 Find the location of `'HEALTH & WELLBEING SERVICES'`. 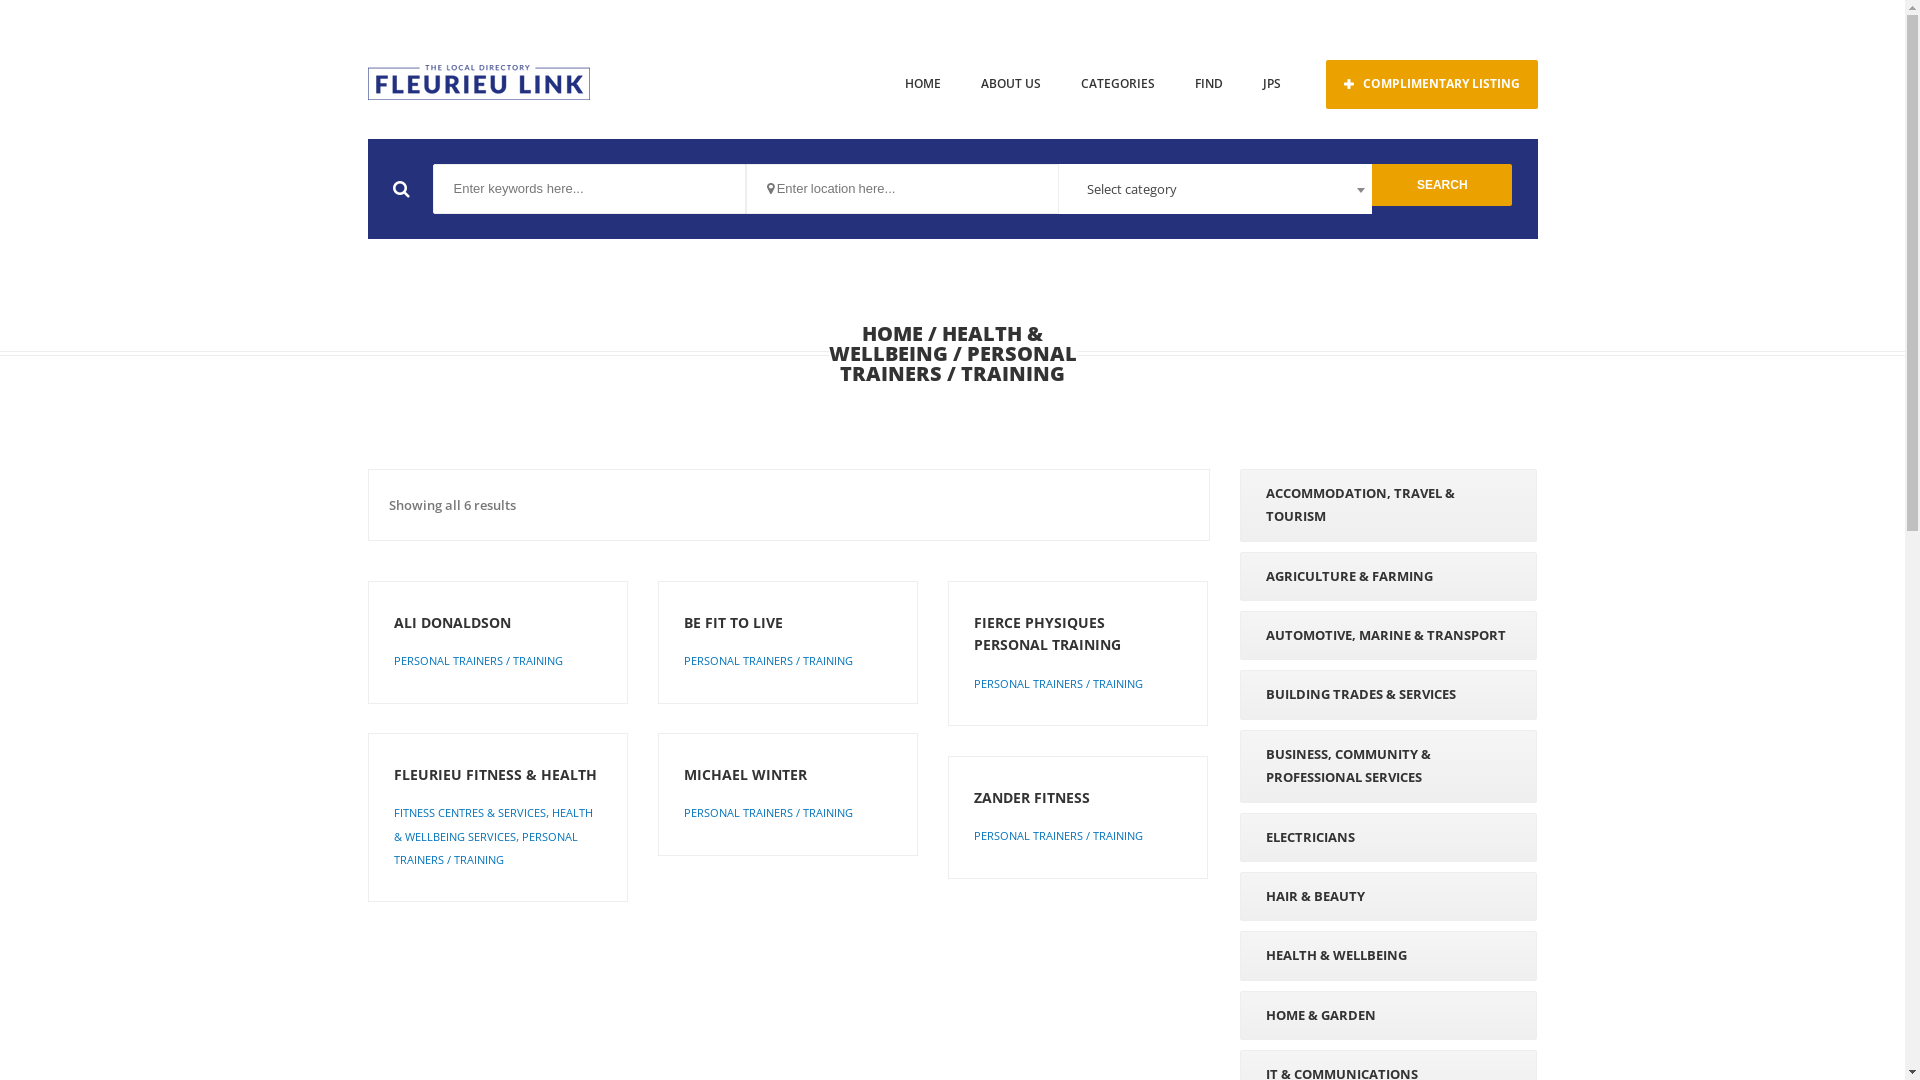

'HEALTH & WELLBEING SERVICES' is located at coordinates (493, 824).